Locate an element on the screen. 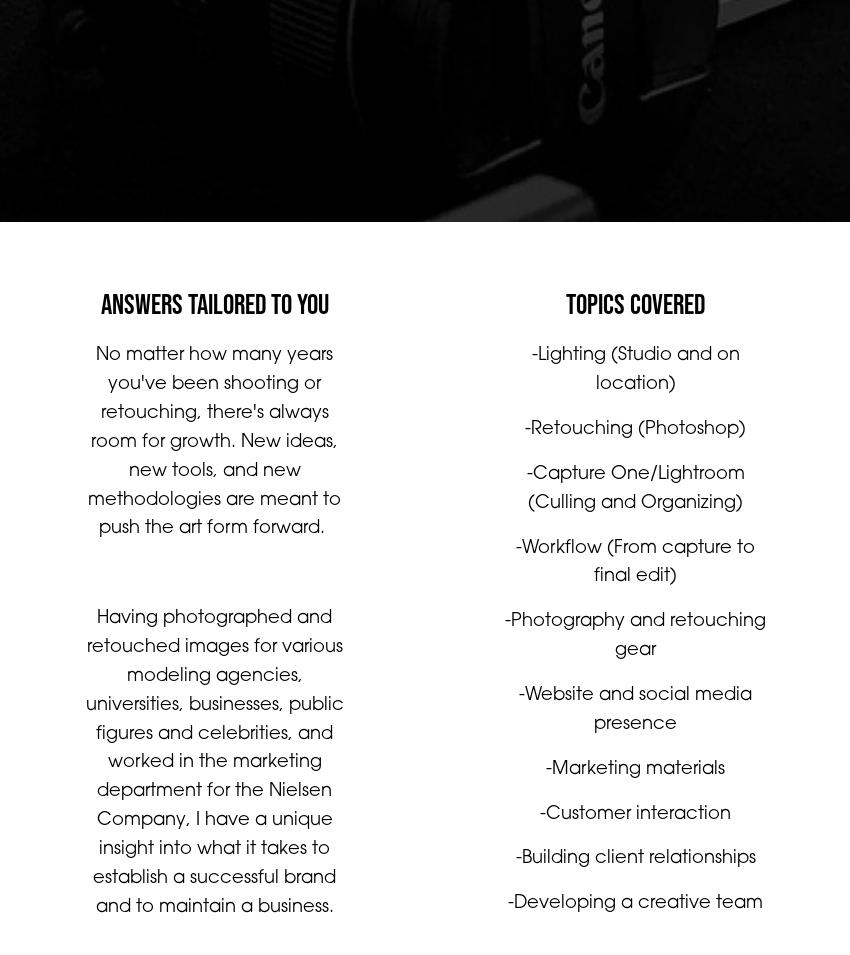 The width and height of the screenshot is (850, 955). '-Developing a creative team' is located at coordinates (634, 923).